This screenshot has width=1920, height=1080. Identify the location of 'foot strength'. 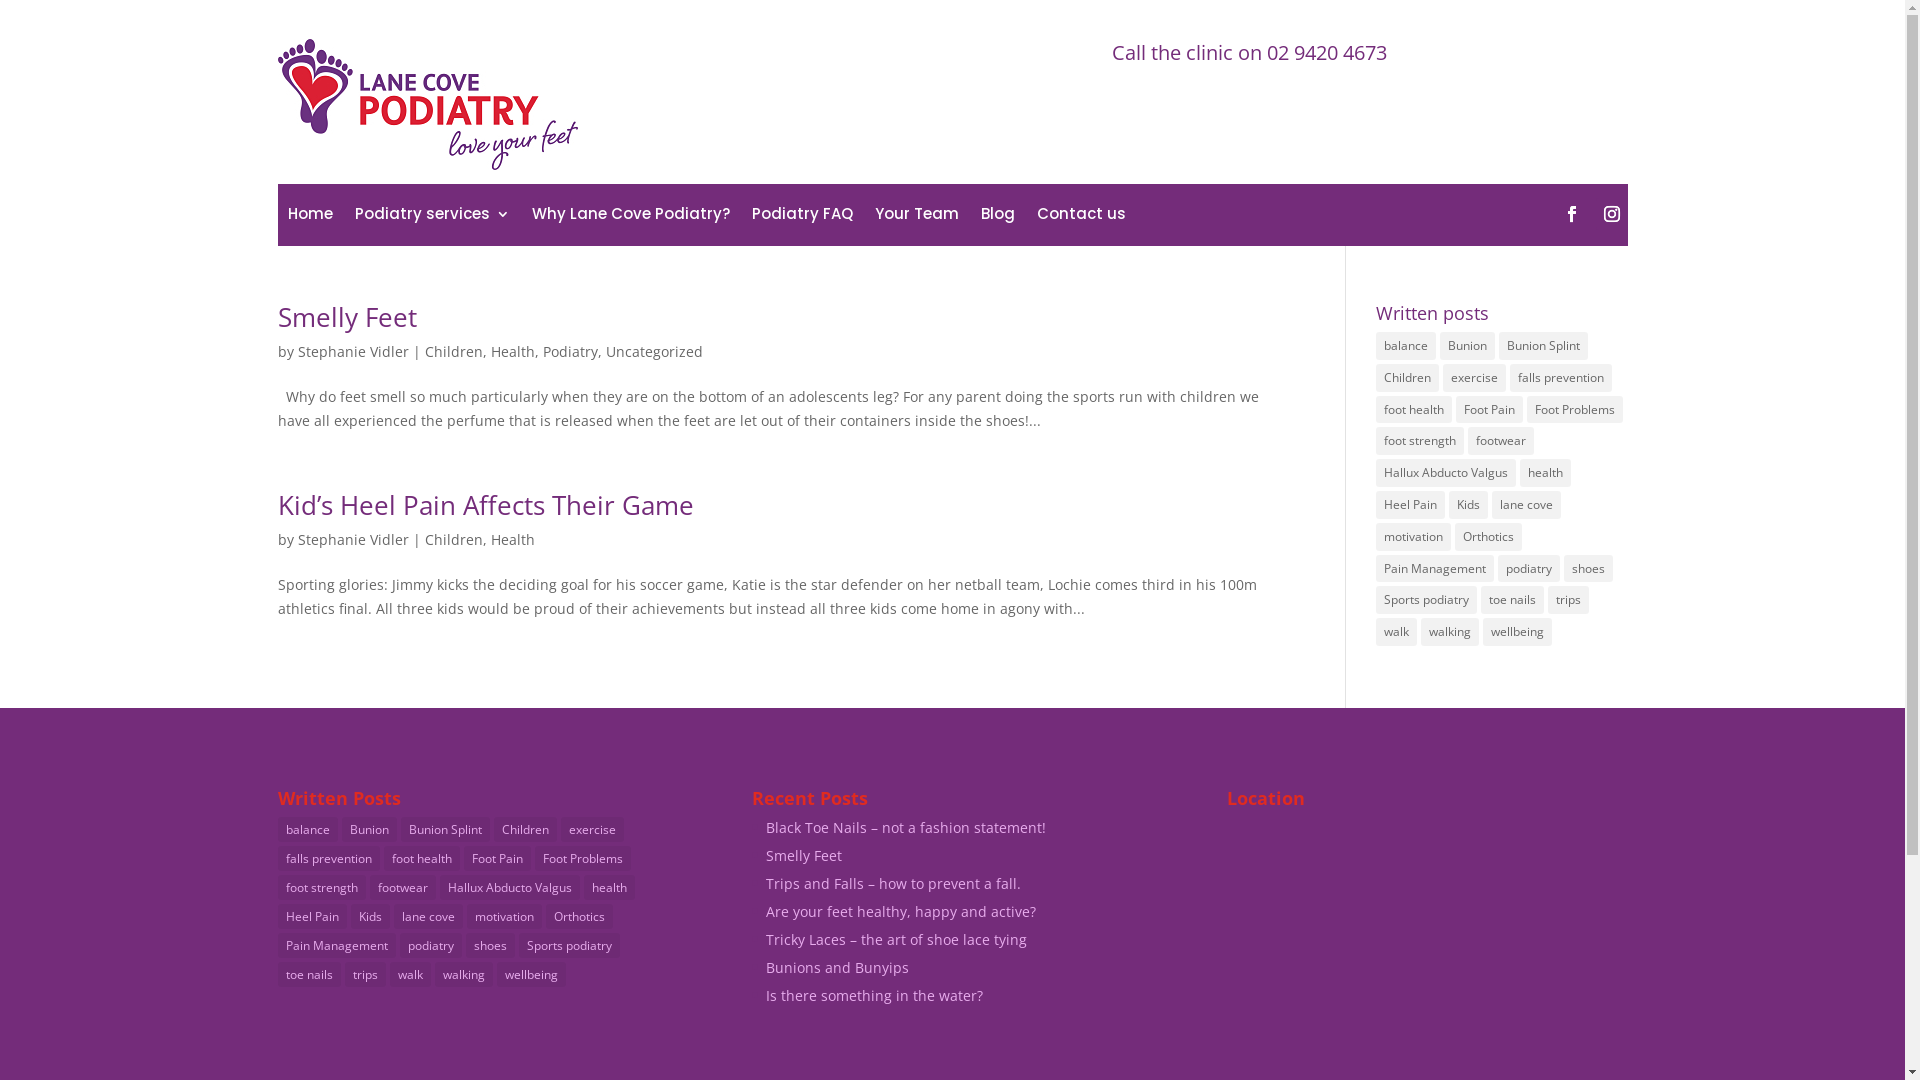
(321, 886).